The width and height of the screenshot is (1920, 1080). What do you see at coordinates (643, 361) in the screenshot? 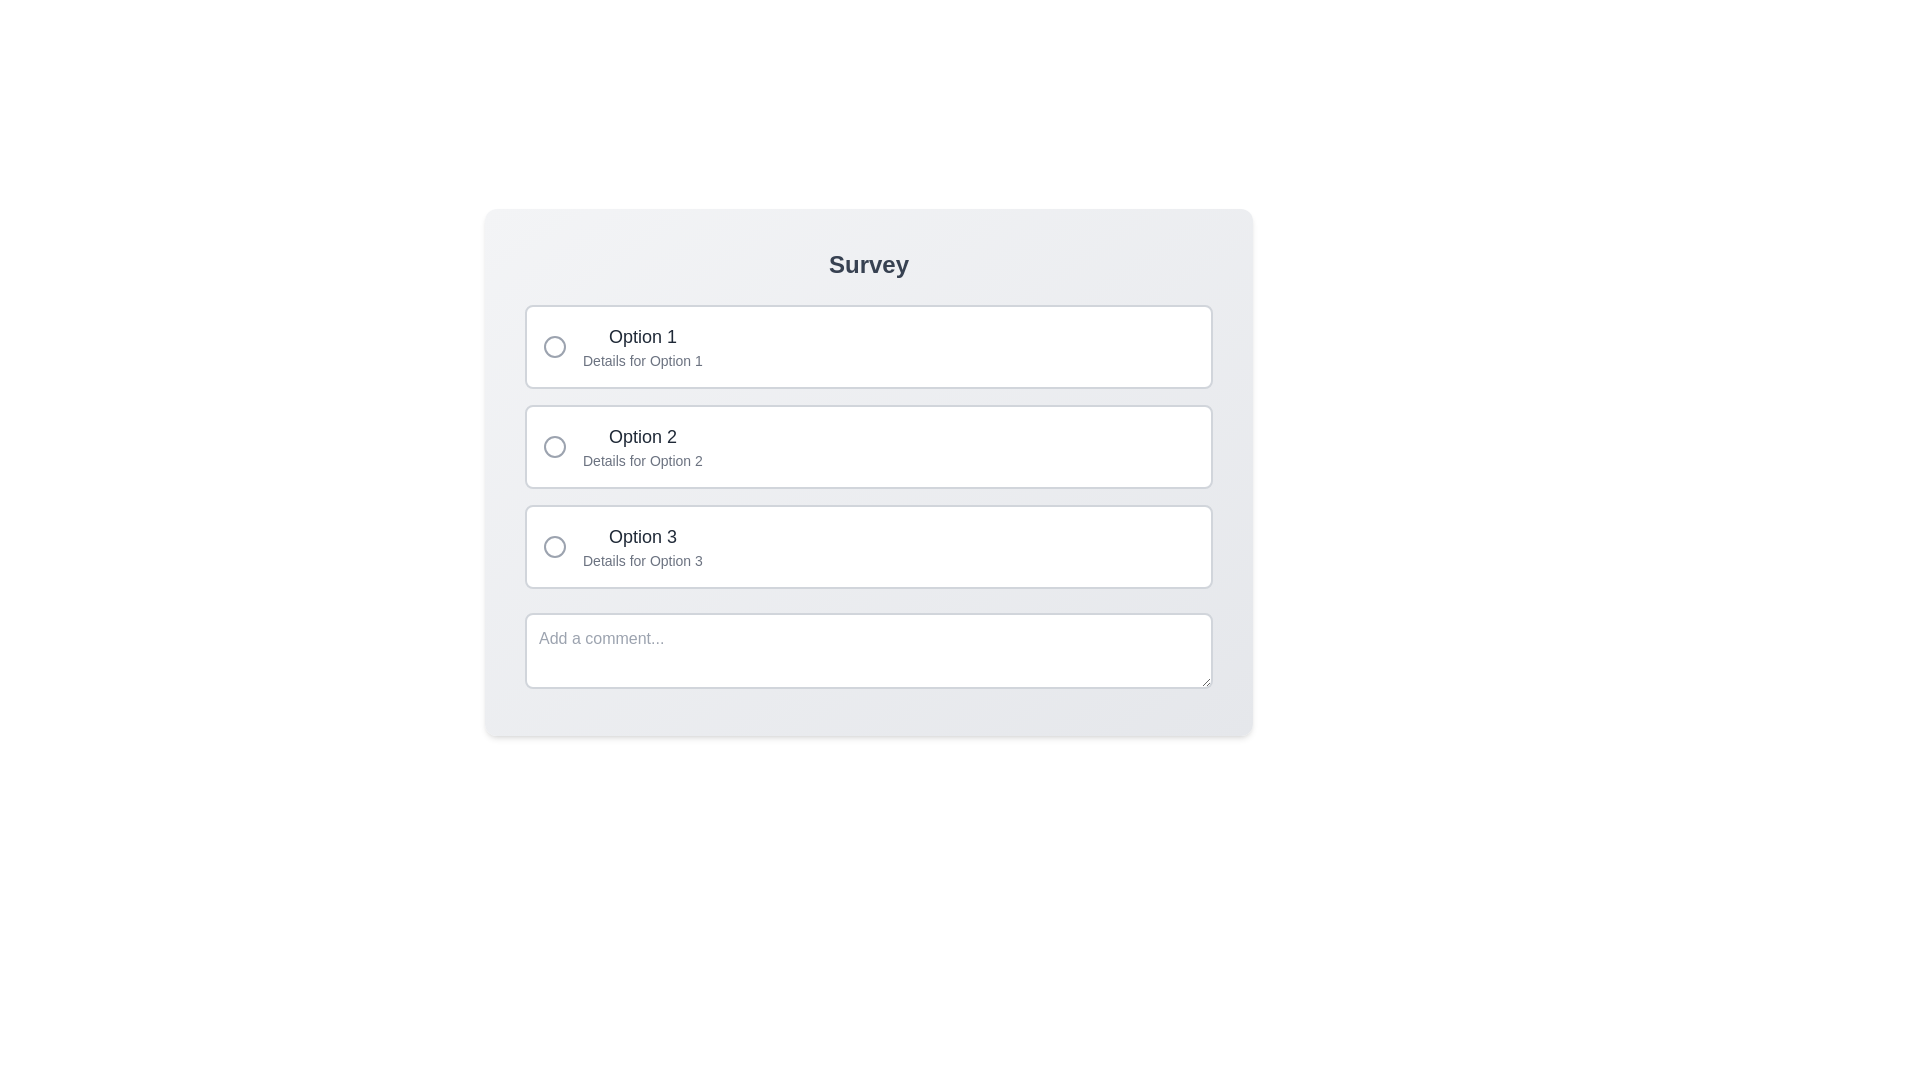
I see `the static text label 'Details for Option 1' located below the main option title 'Option 1'` at bounding box center [643, 361].